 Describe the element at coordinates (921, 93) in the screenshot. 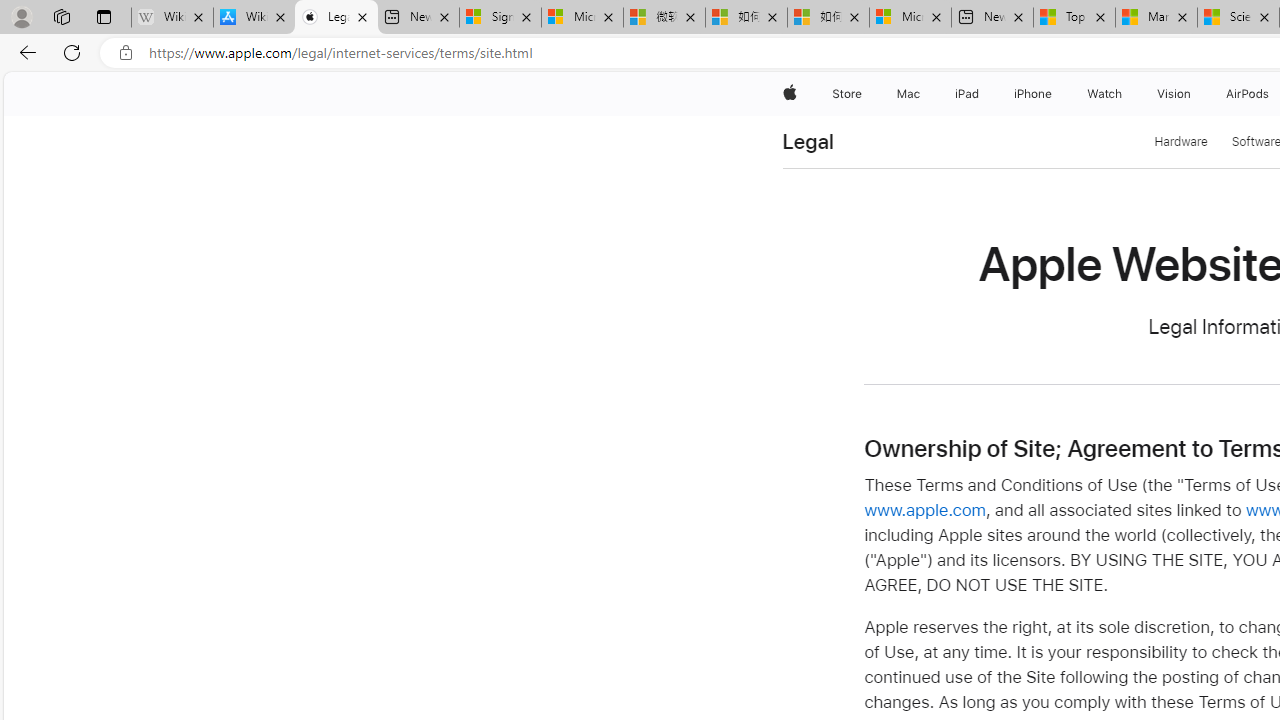

I see `'Mac menu'` at that location.